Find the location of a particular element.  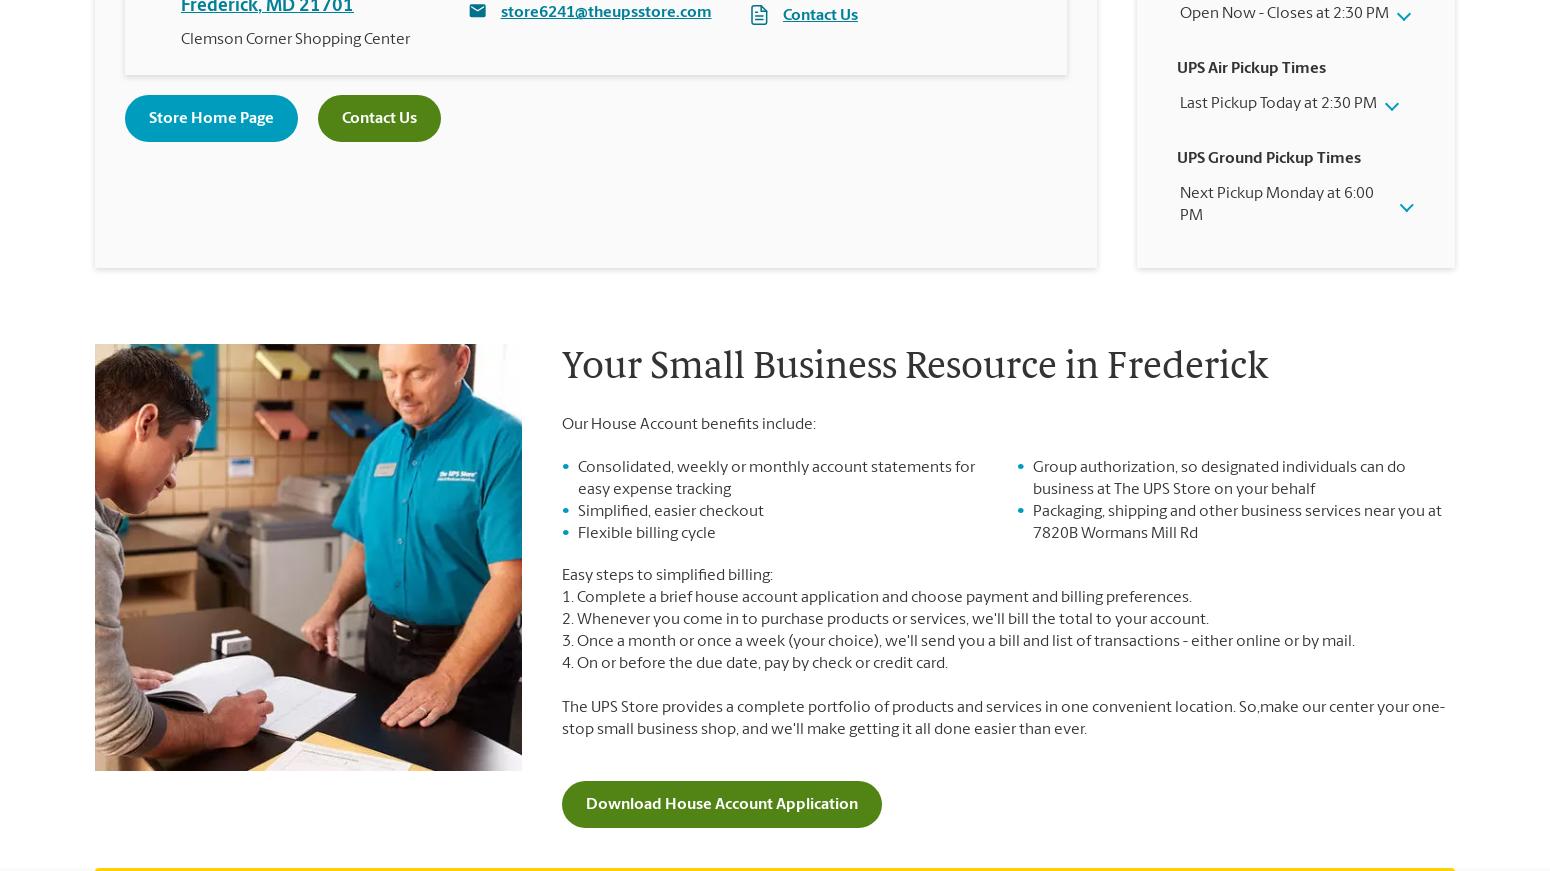

'Flexible billing cycle' is located at coordinates (645, 532).